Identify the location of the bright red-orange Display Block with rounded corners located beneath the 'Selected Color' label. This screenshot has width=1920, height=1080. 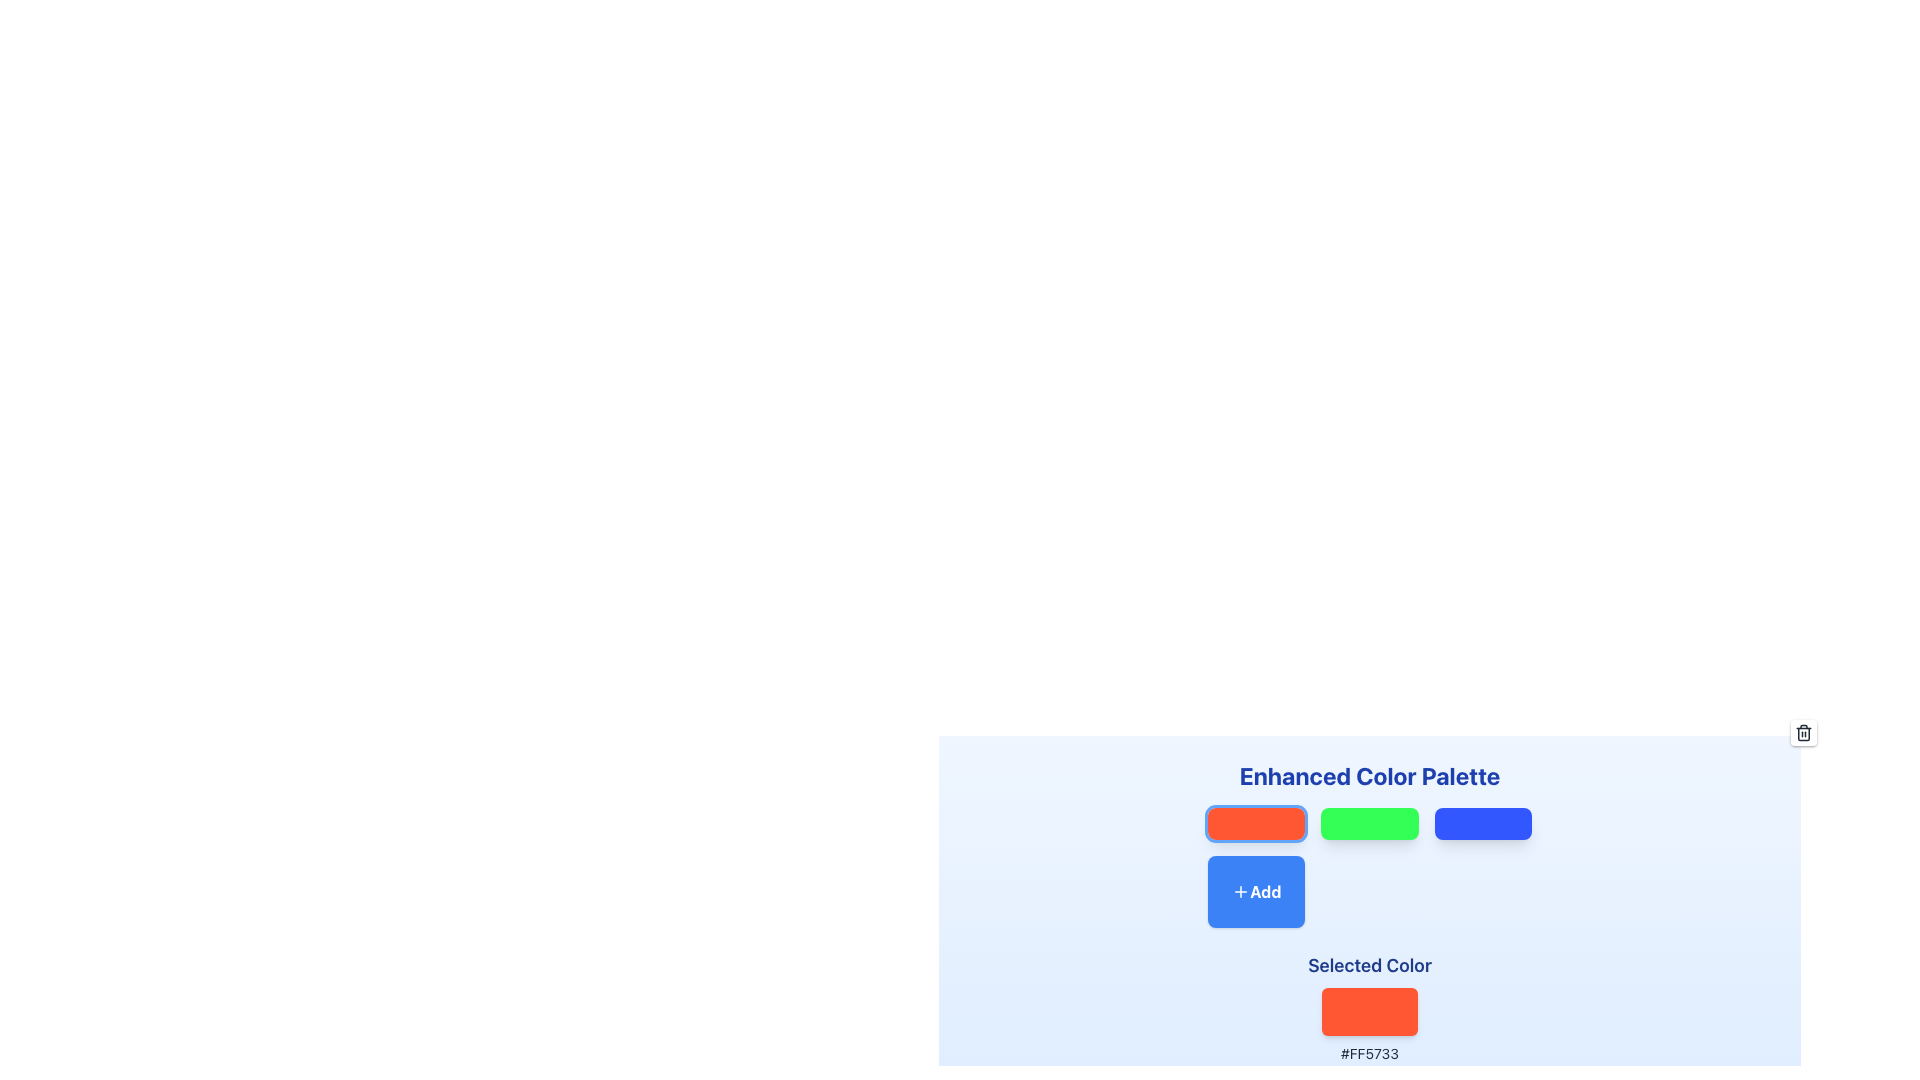
(1367, 1011).